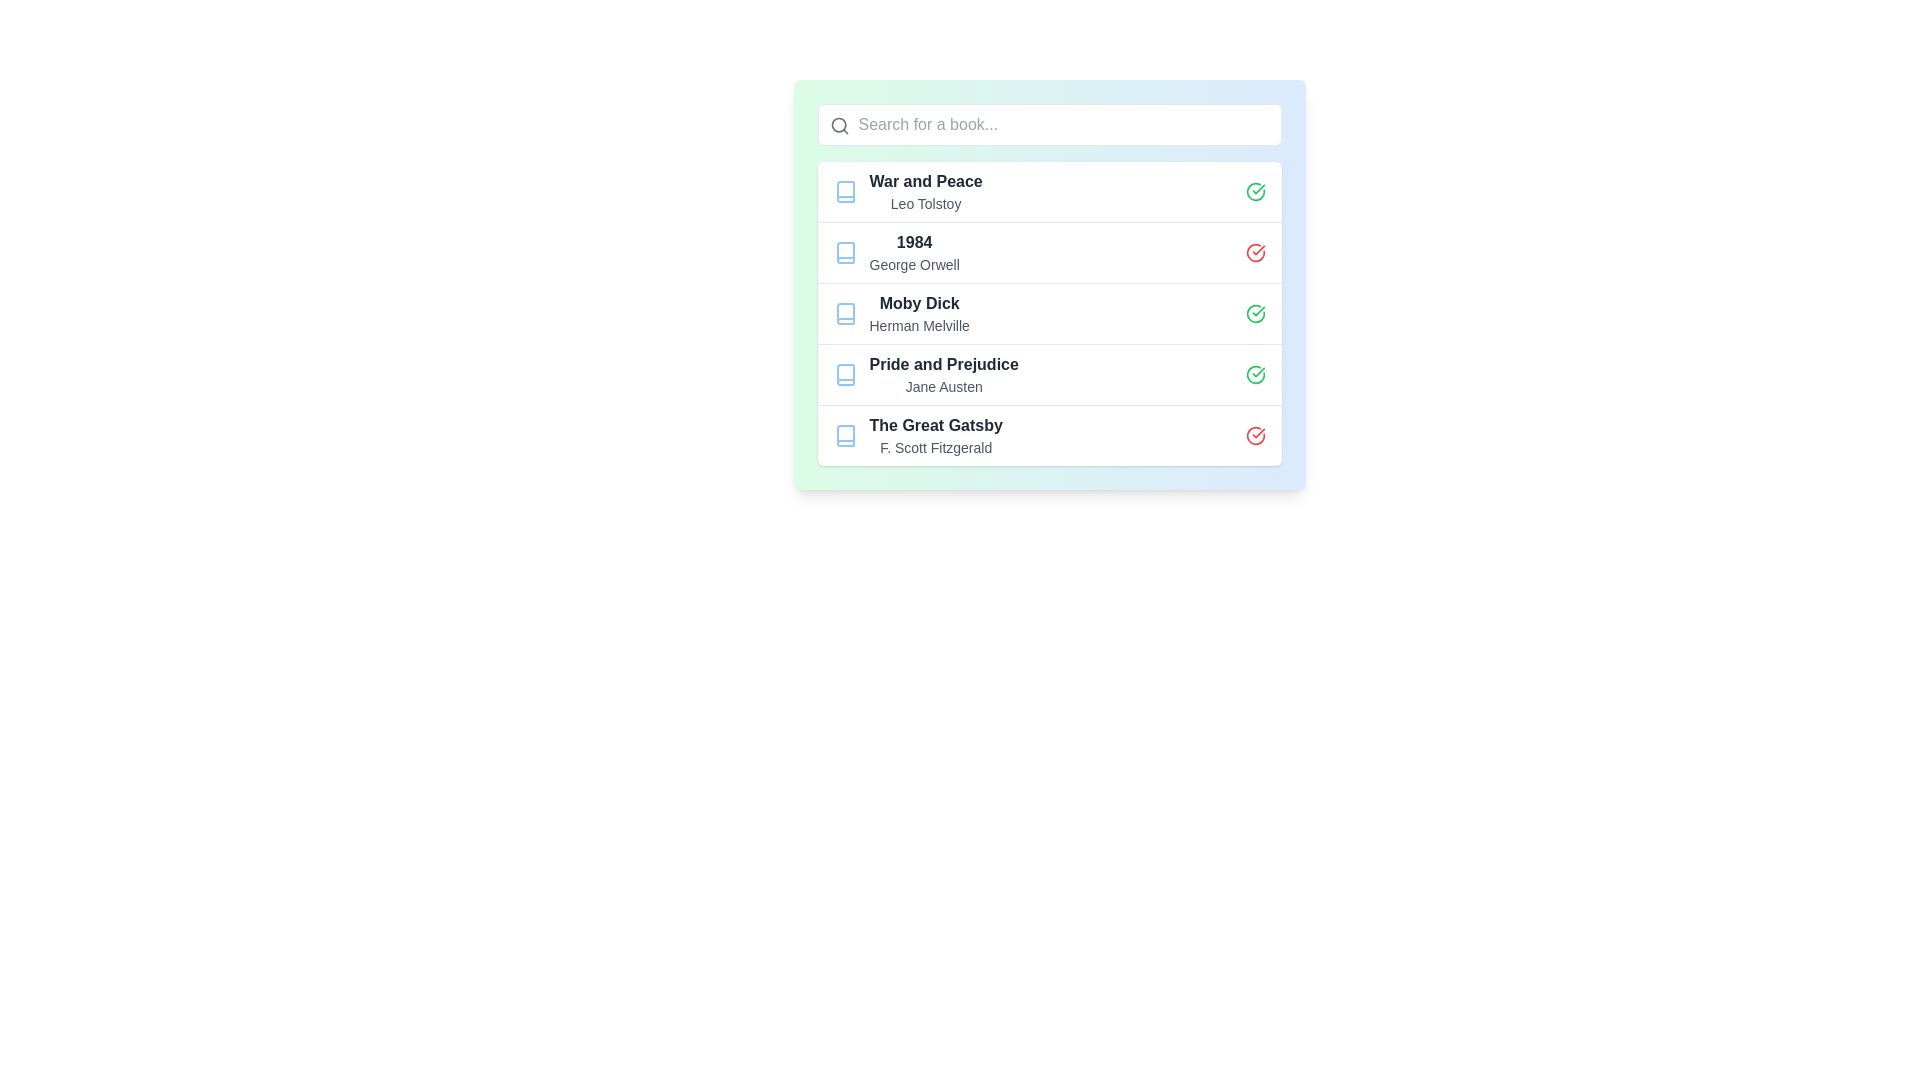 The width and height of the screenshot is (1920, 1080). I want to click on the list entry for 'Moby Dick', so click(1048, 313).